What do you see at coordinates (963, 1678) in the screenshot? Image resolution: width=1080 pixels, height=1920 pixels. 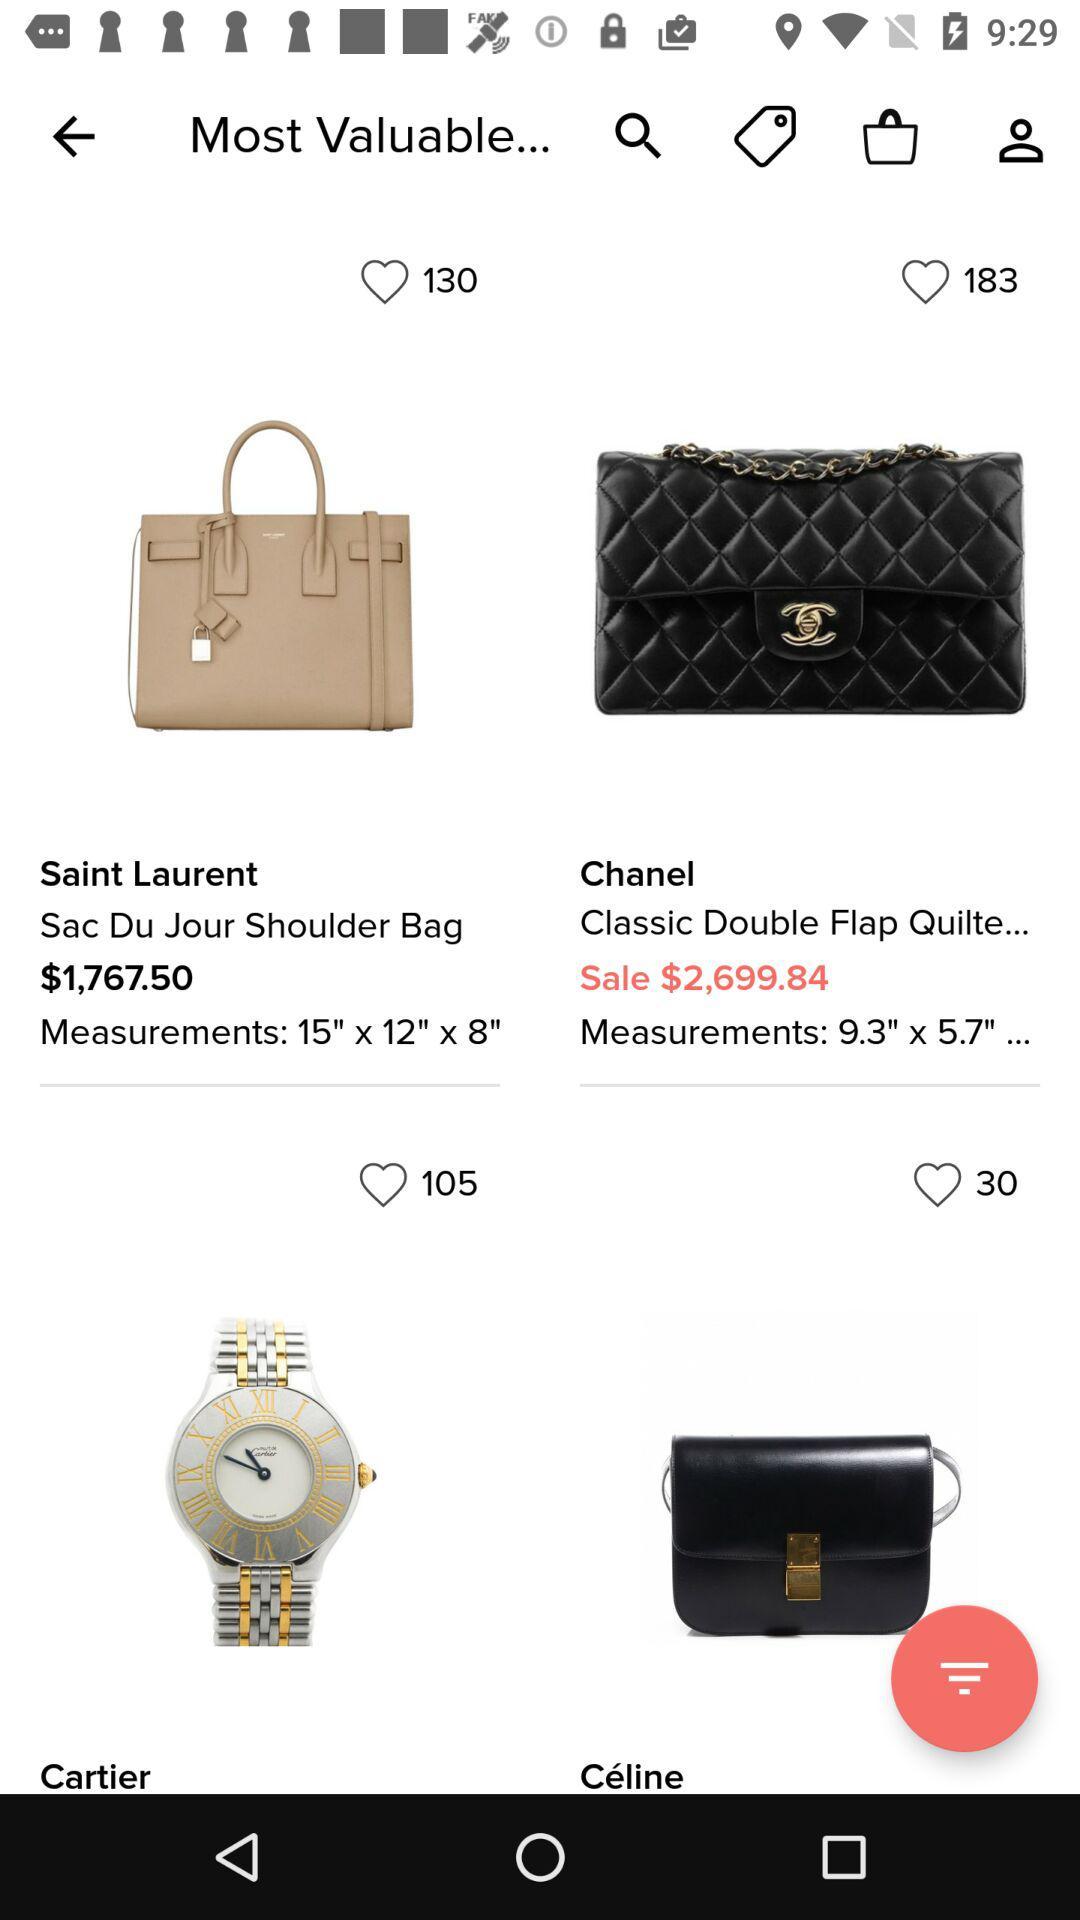 I see `filter option` at bounding box center [963, 1678].